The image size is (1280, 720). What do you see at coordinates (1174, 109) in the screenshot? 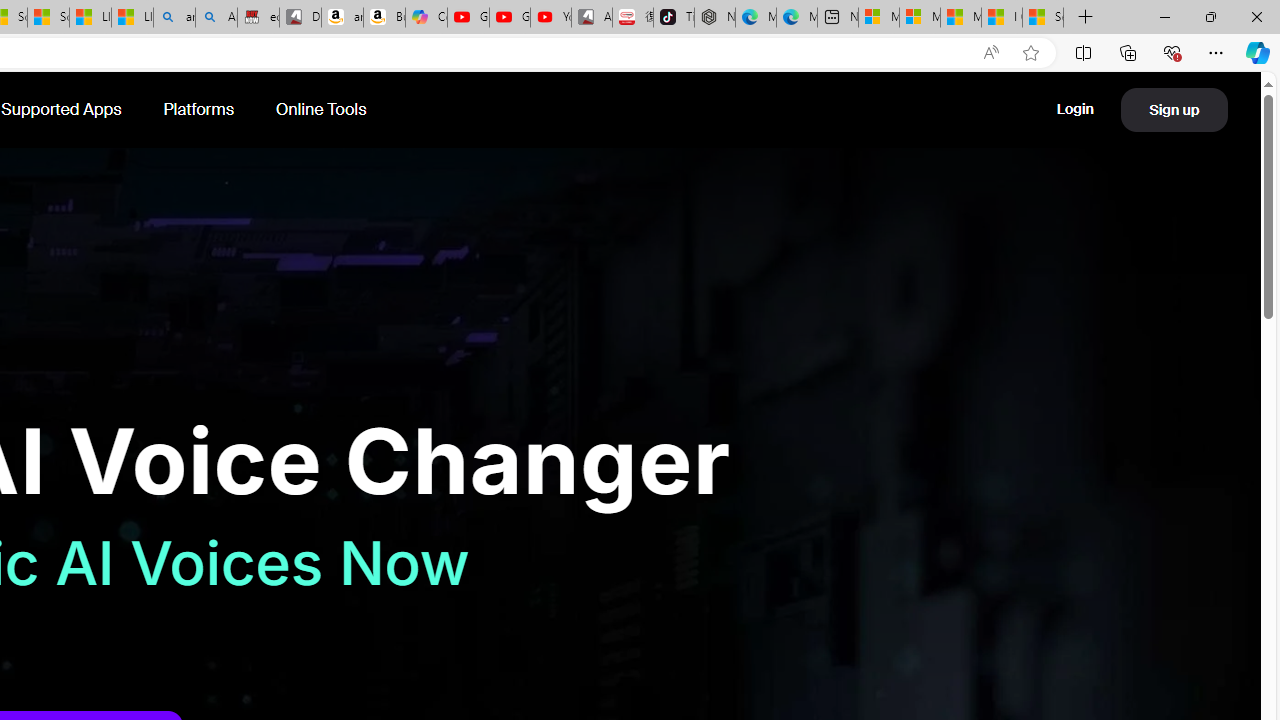
I see `'Sign up'` at bounding box center [1174, 109].